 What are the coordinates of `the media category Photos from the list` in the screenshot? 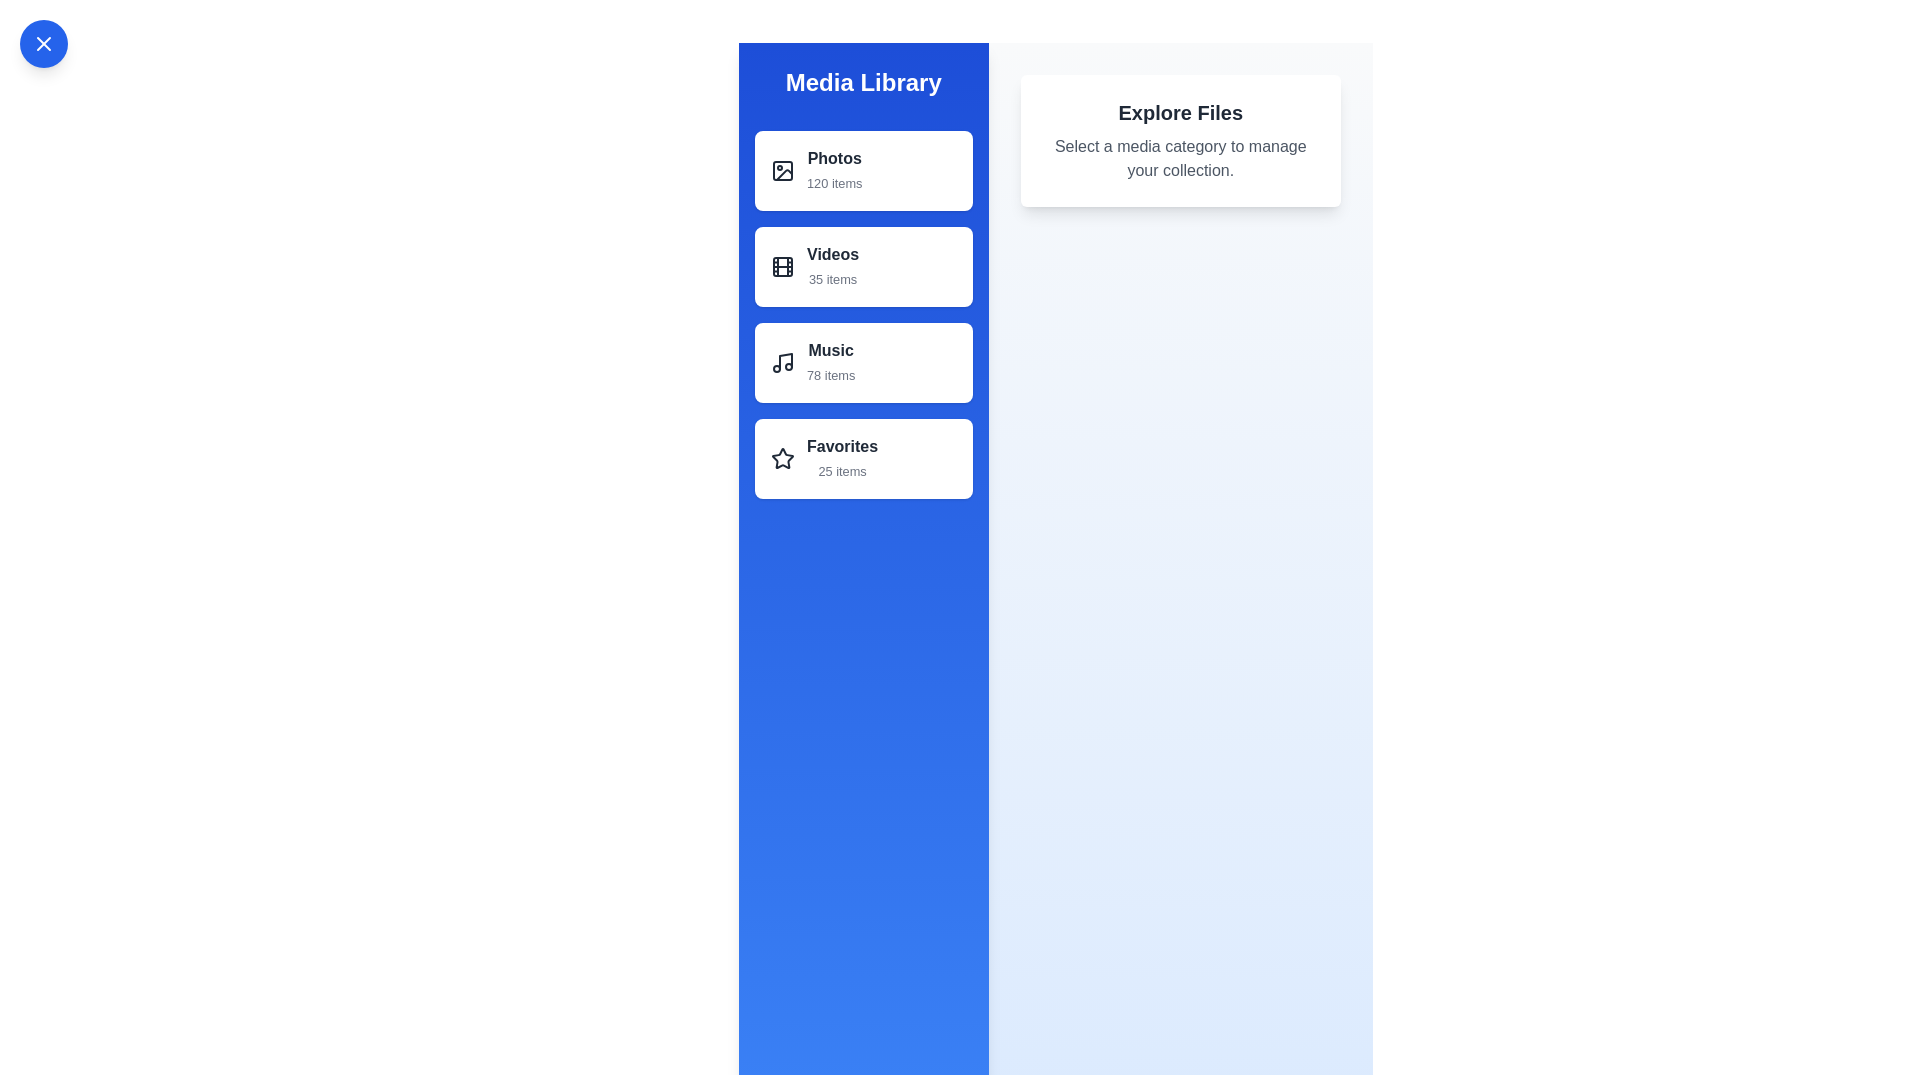 It's located at (863, 169).